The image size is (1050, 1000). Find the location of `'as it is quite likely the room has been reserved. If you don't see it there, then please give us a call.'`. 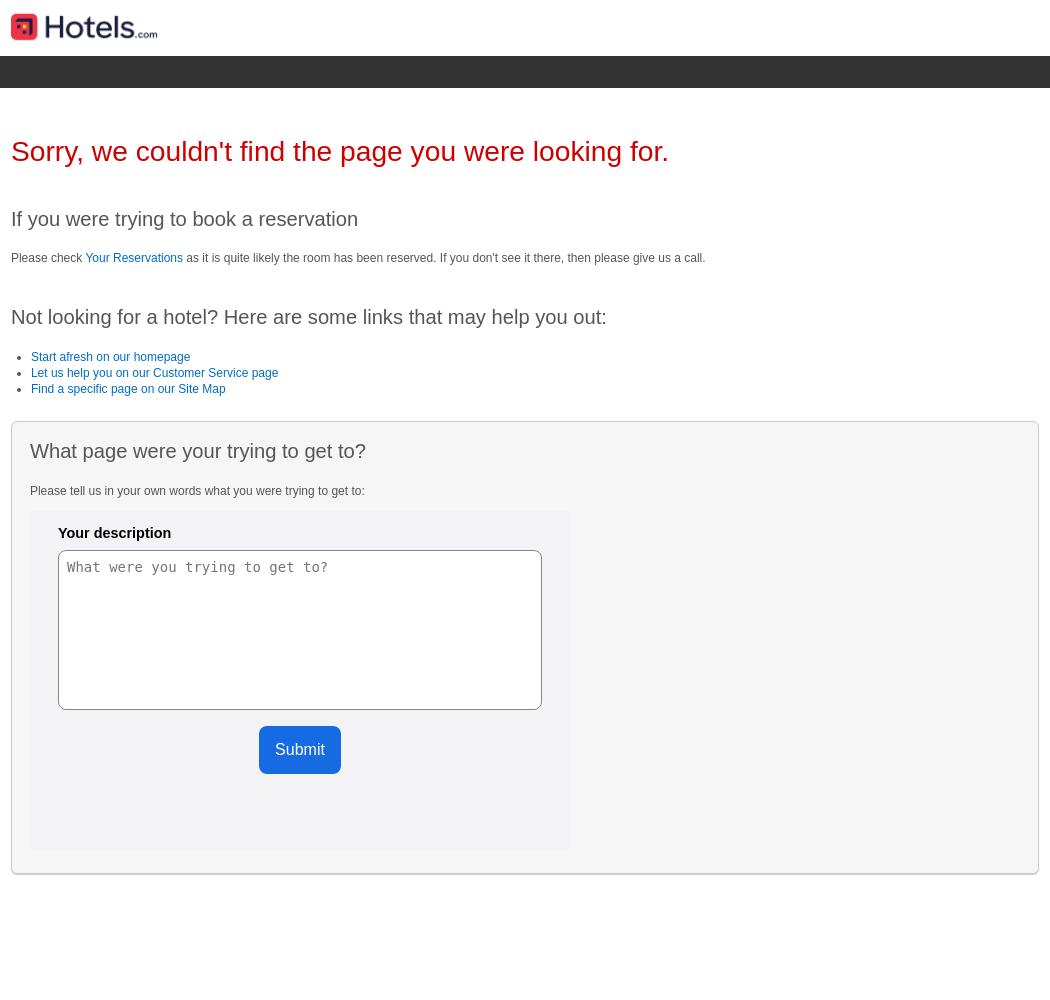

'as it is quite likely the room has been reserved. If you don't see it there, then please give us a call.' is located at coordinates (443, 257).